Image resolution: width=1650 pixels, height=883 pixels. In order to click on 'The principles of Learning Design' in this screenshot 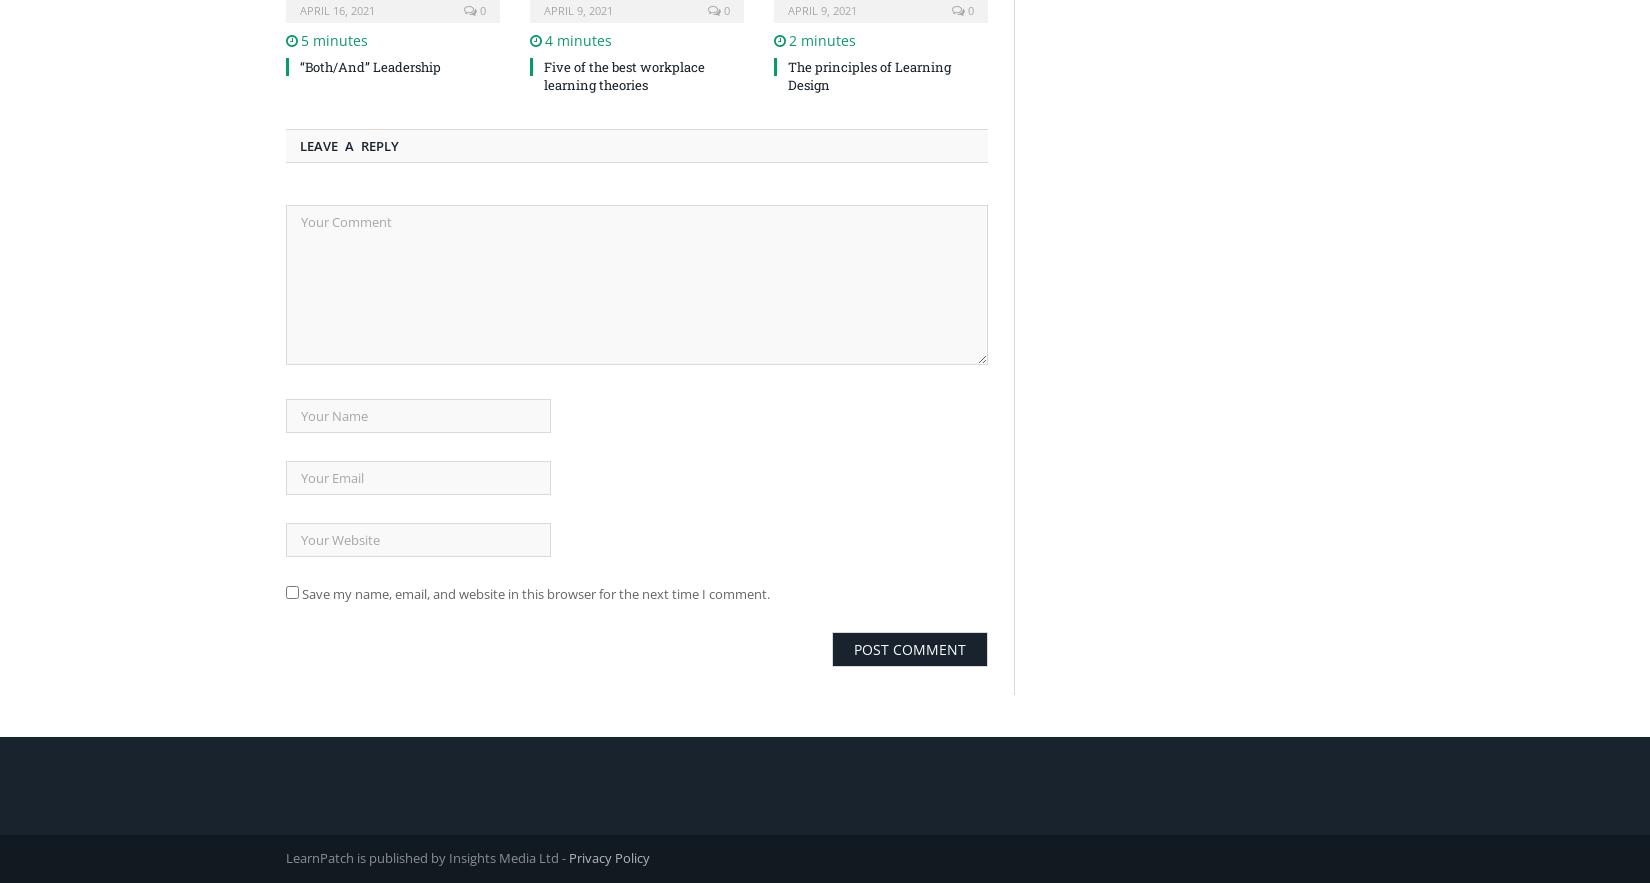, I will do `click(869, 75)`.